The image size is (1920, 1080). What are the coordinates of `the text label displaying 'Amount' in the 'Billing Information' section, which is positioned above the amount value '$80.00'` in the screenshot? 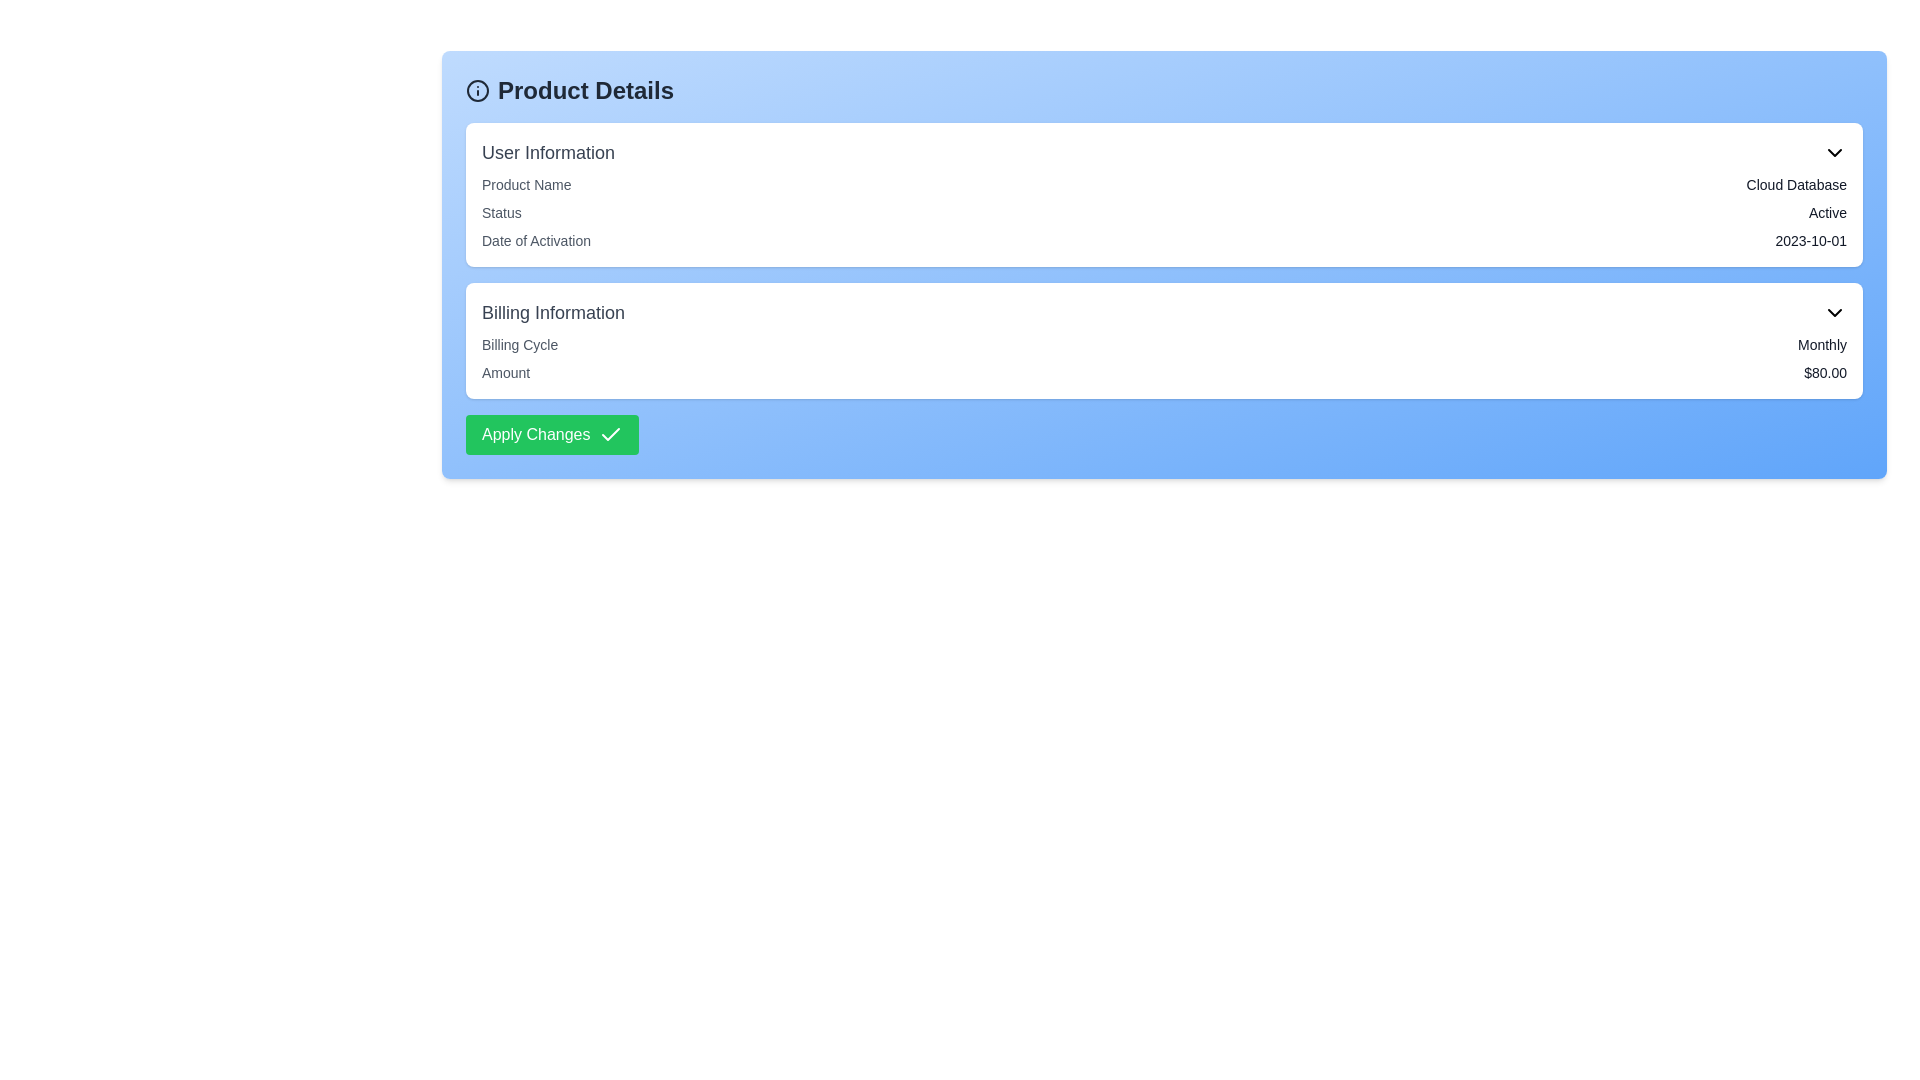 It's located at (506, 373).